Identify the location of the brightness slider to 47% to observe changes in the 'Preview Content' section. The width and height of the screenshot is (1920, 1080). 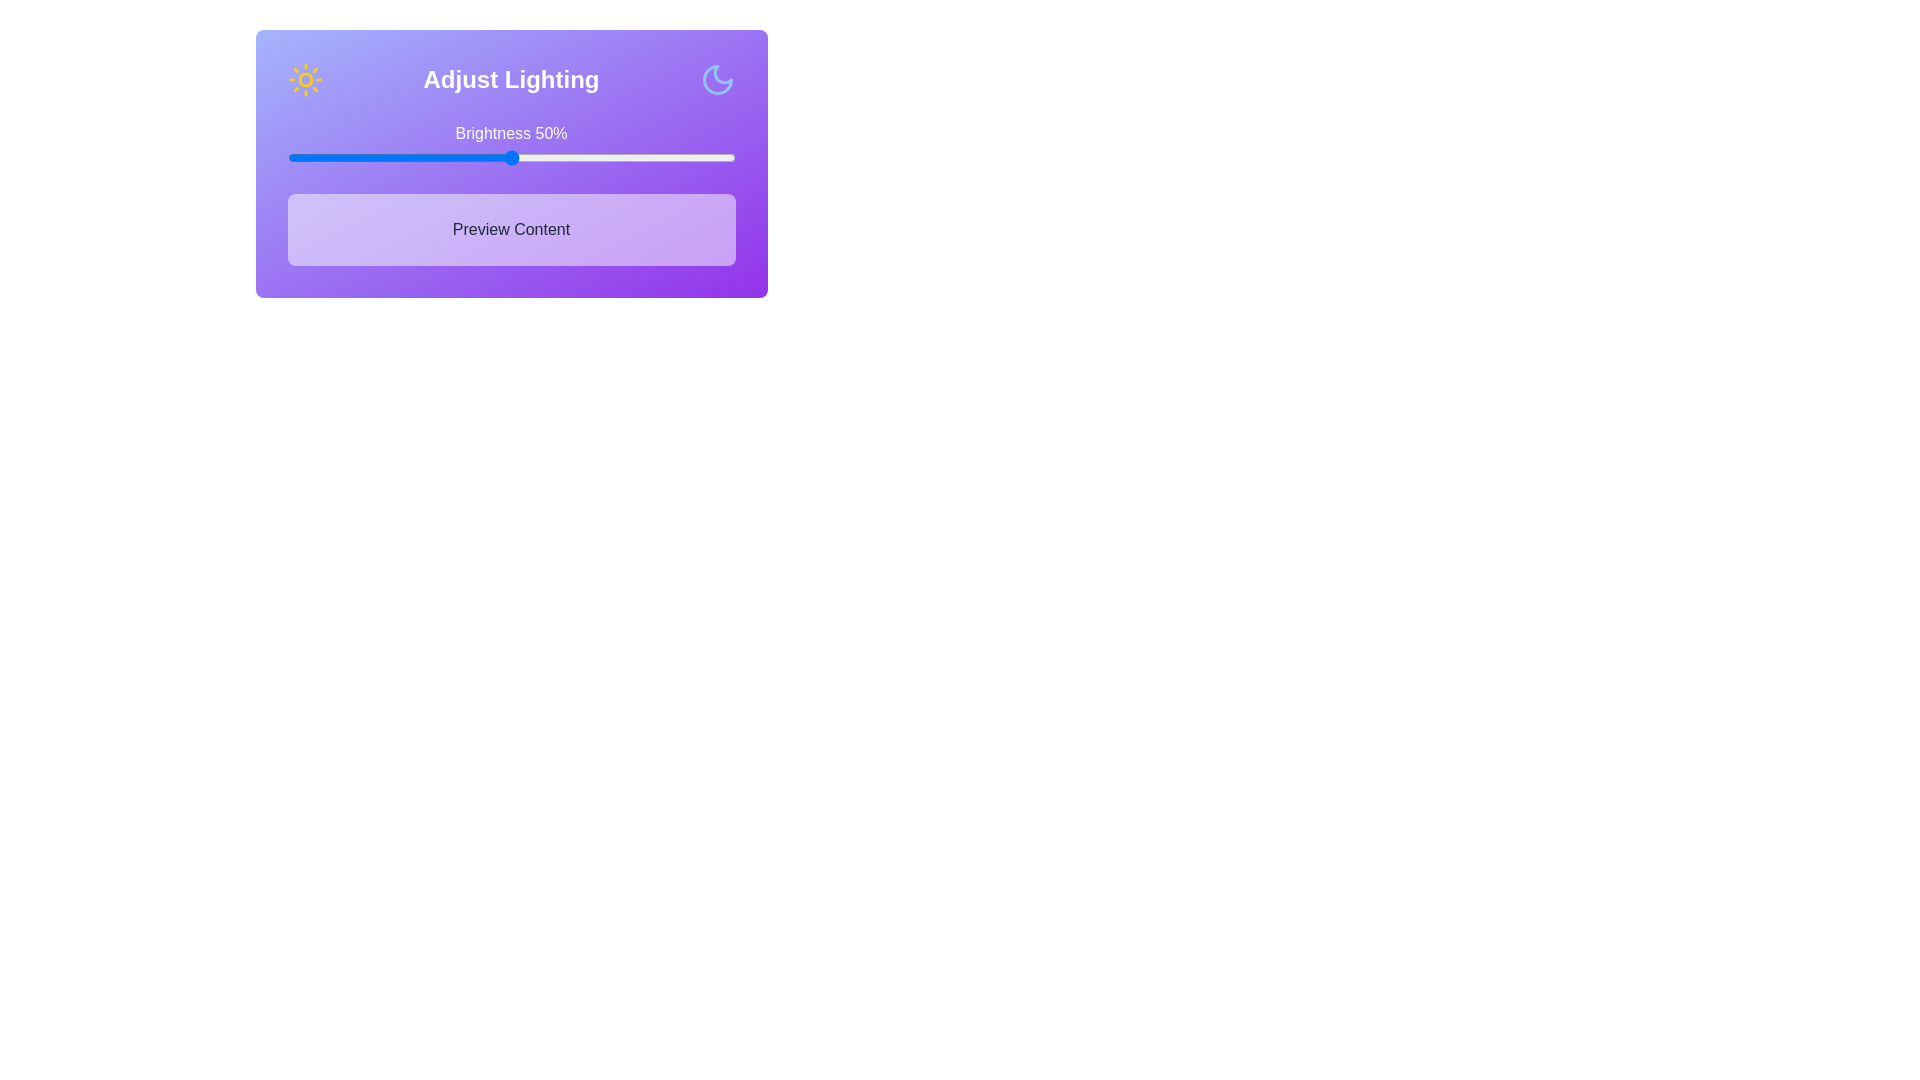
(498, 157).